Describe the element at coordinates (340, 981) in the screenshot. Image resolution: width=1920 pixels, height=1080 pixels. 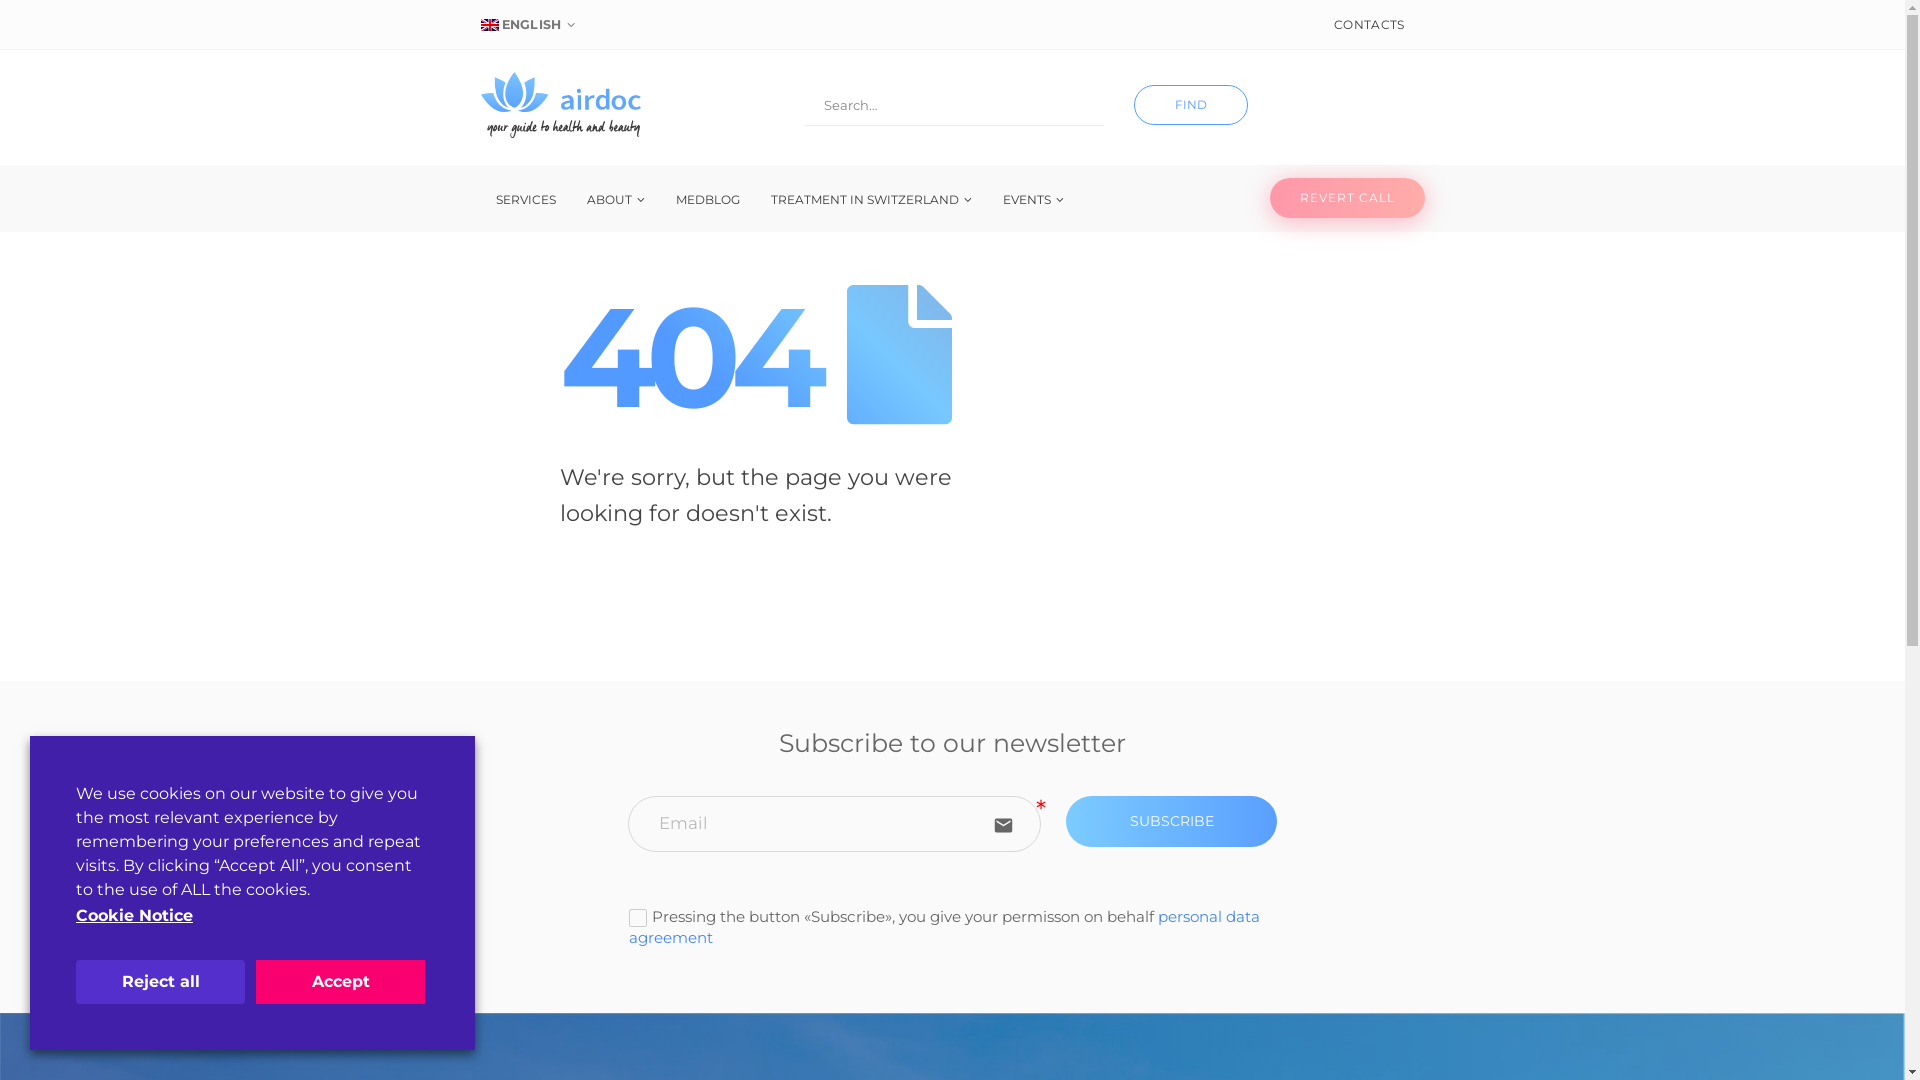
I see `'Accept'` at that location.